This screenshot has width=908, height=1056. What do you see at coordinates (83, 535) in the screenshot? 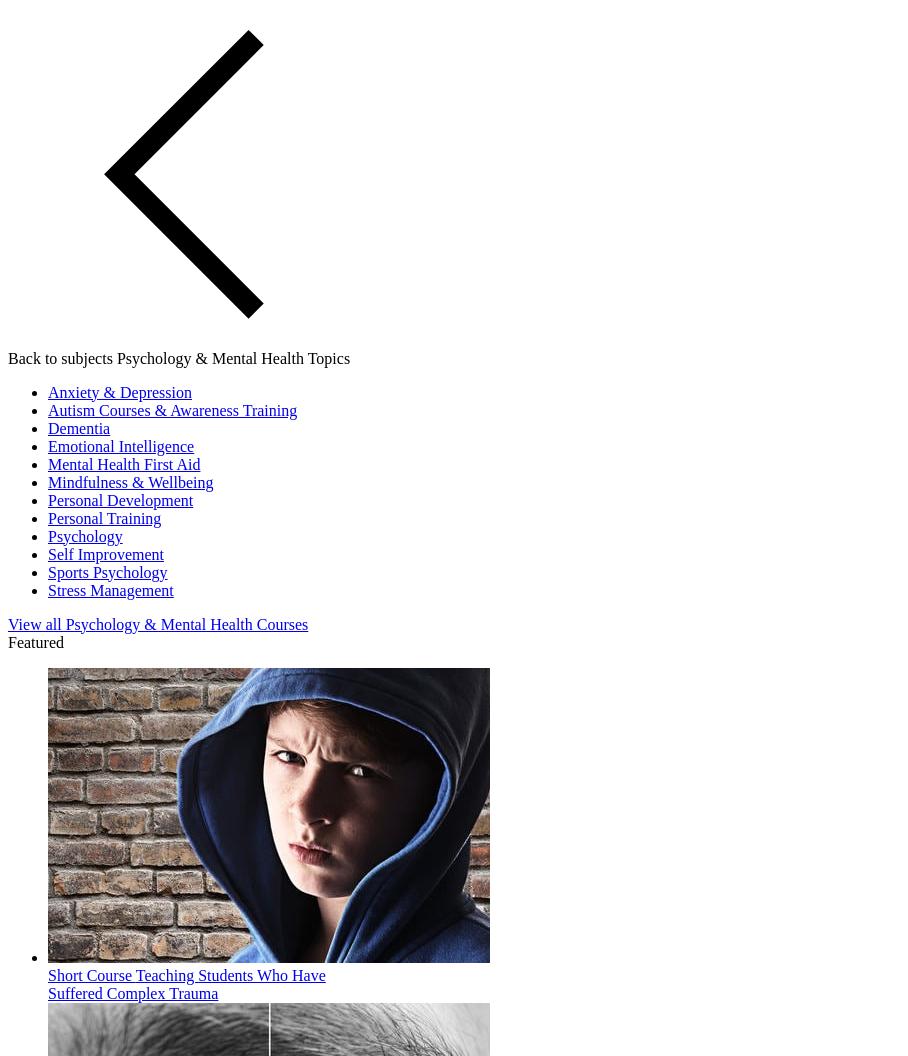
I see `'Psychology'` at bounding box center [83, 535].